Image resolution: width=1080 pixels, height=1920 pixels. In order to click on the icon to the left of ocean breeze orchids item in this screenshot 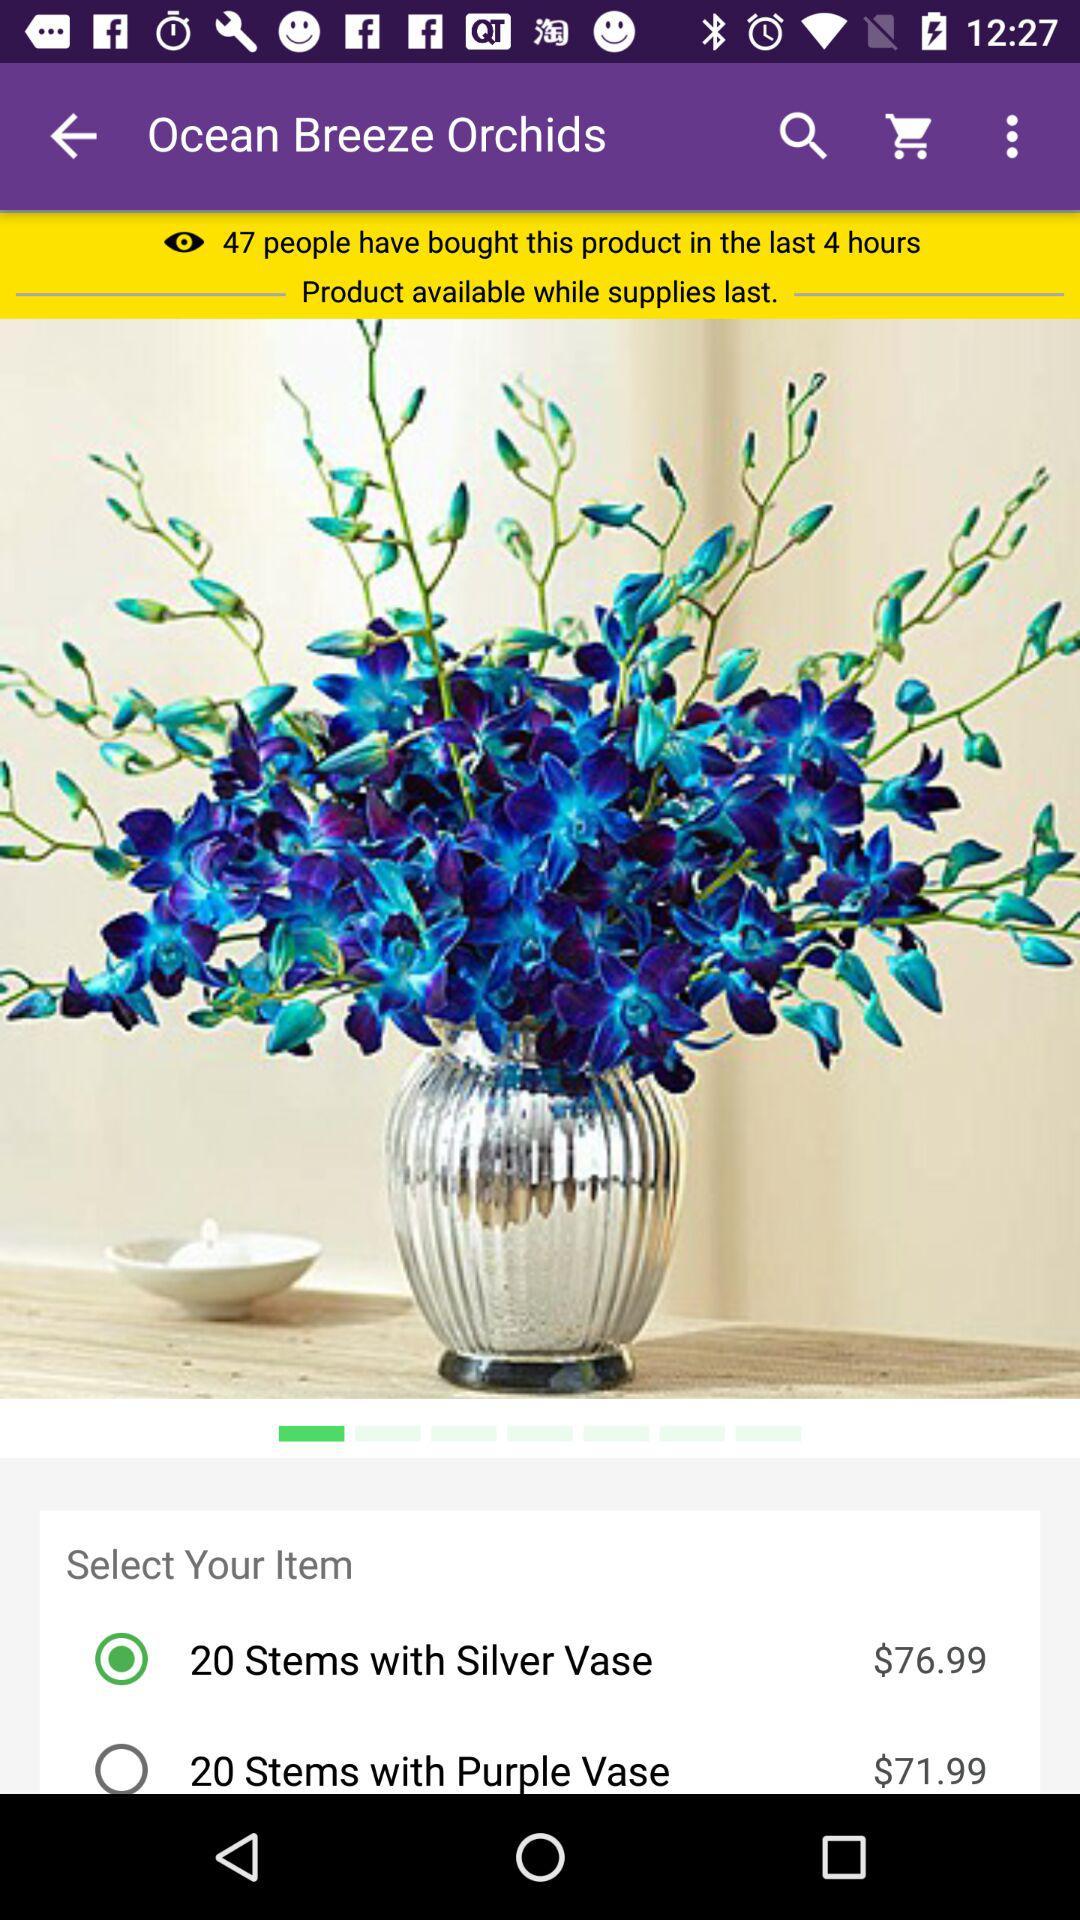, I will do `click(72, 135)`.